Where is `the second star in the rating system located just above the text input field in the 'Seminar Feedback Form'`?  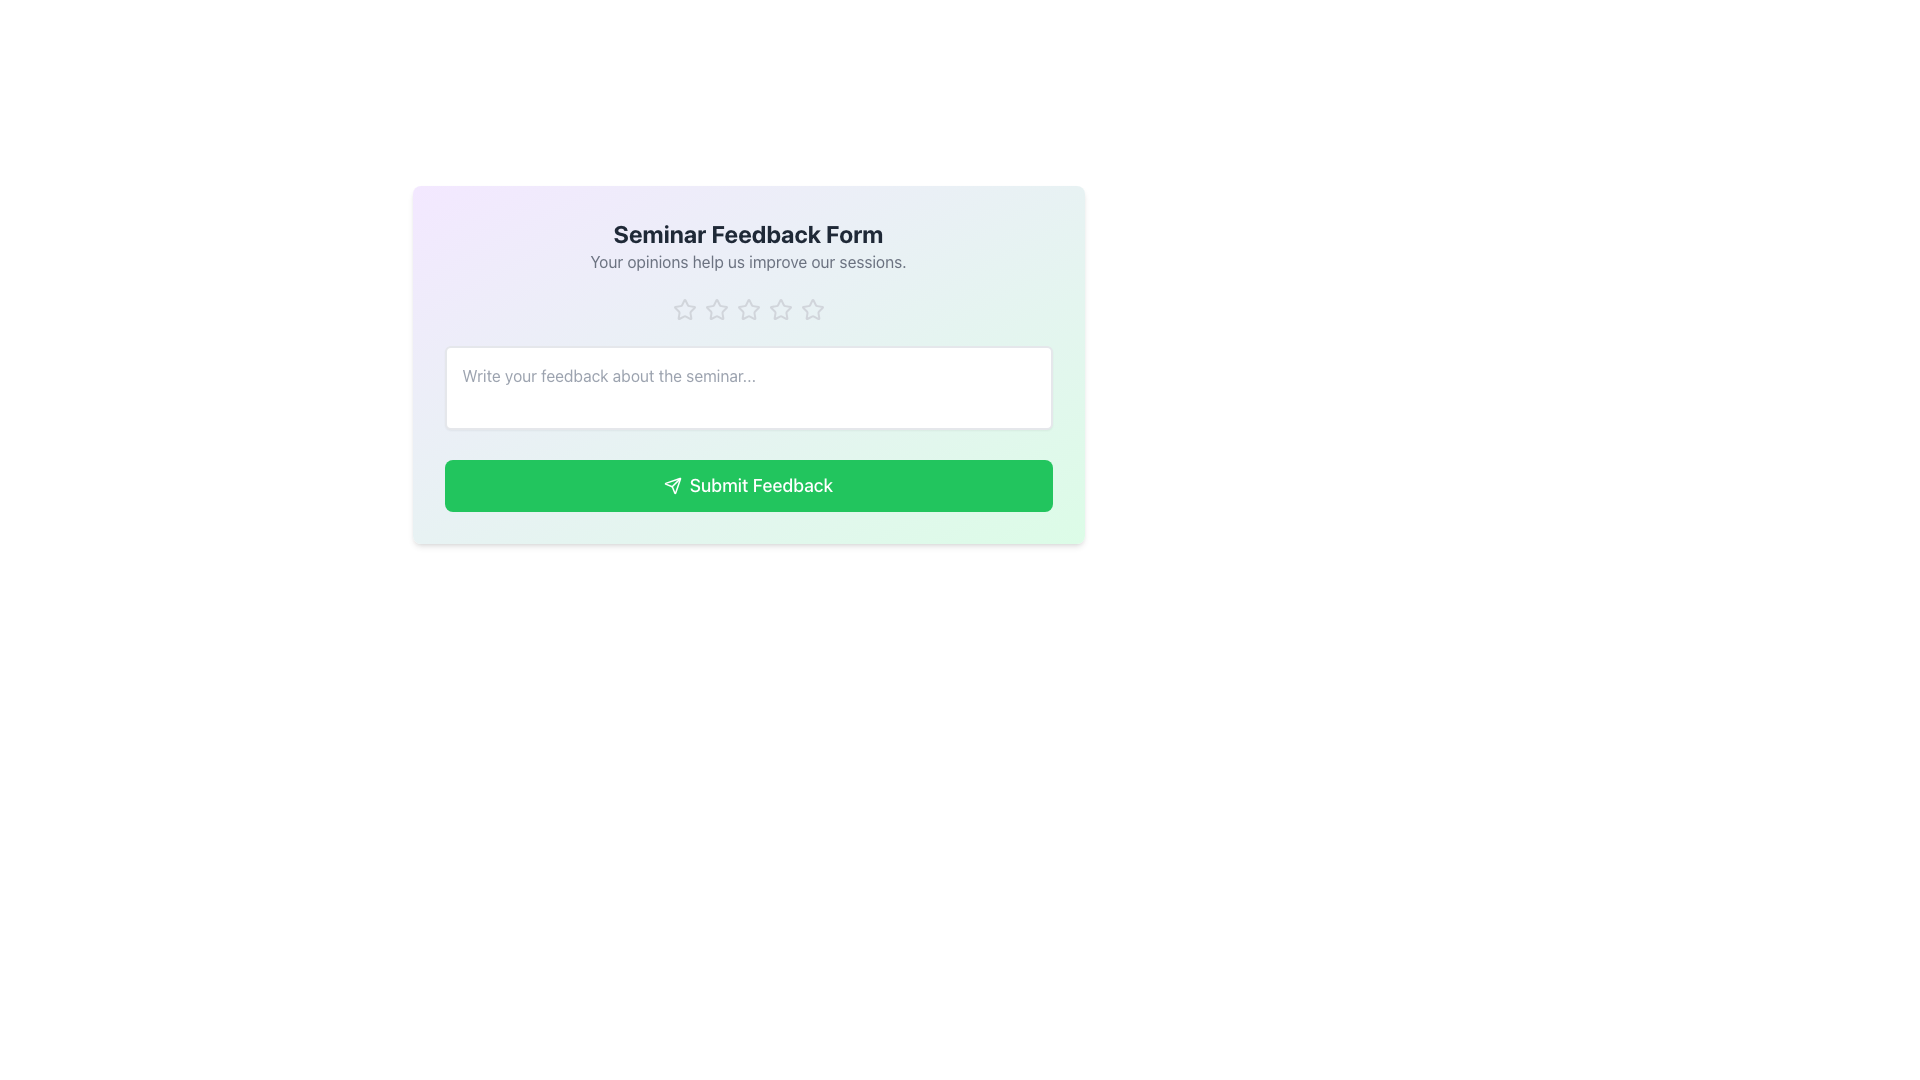
the second star in the rating system located just above the text input field in the 'Seminar Feedback Form' is located at coordinates (684, 309).